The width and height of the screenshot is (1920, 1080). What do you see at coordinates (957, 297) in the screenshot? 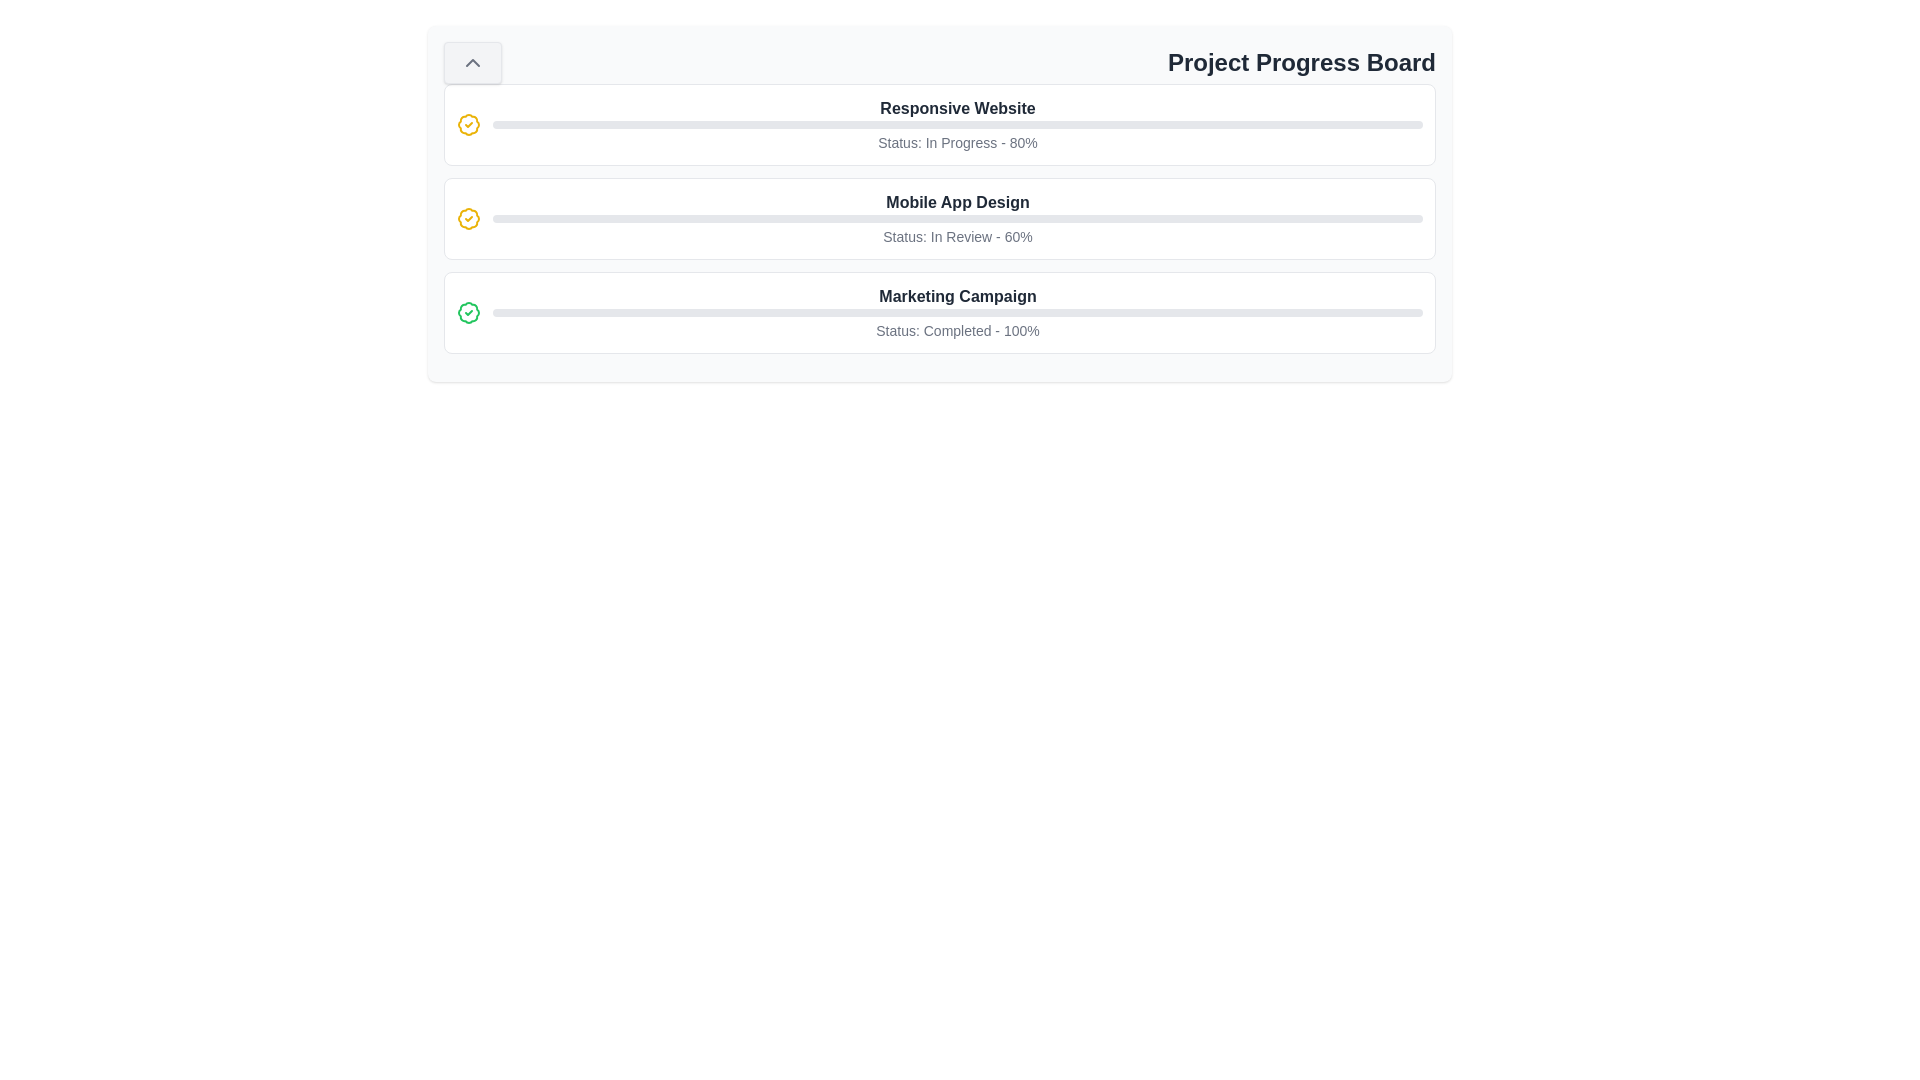
I see `the text label for the third progress entry titled 'Marketing Campaign' with the status 'Status: Completed - 100%'` at bounding box center [957, 297].